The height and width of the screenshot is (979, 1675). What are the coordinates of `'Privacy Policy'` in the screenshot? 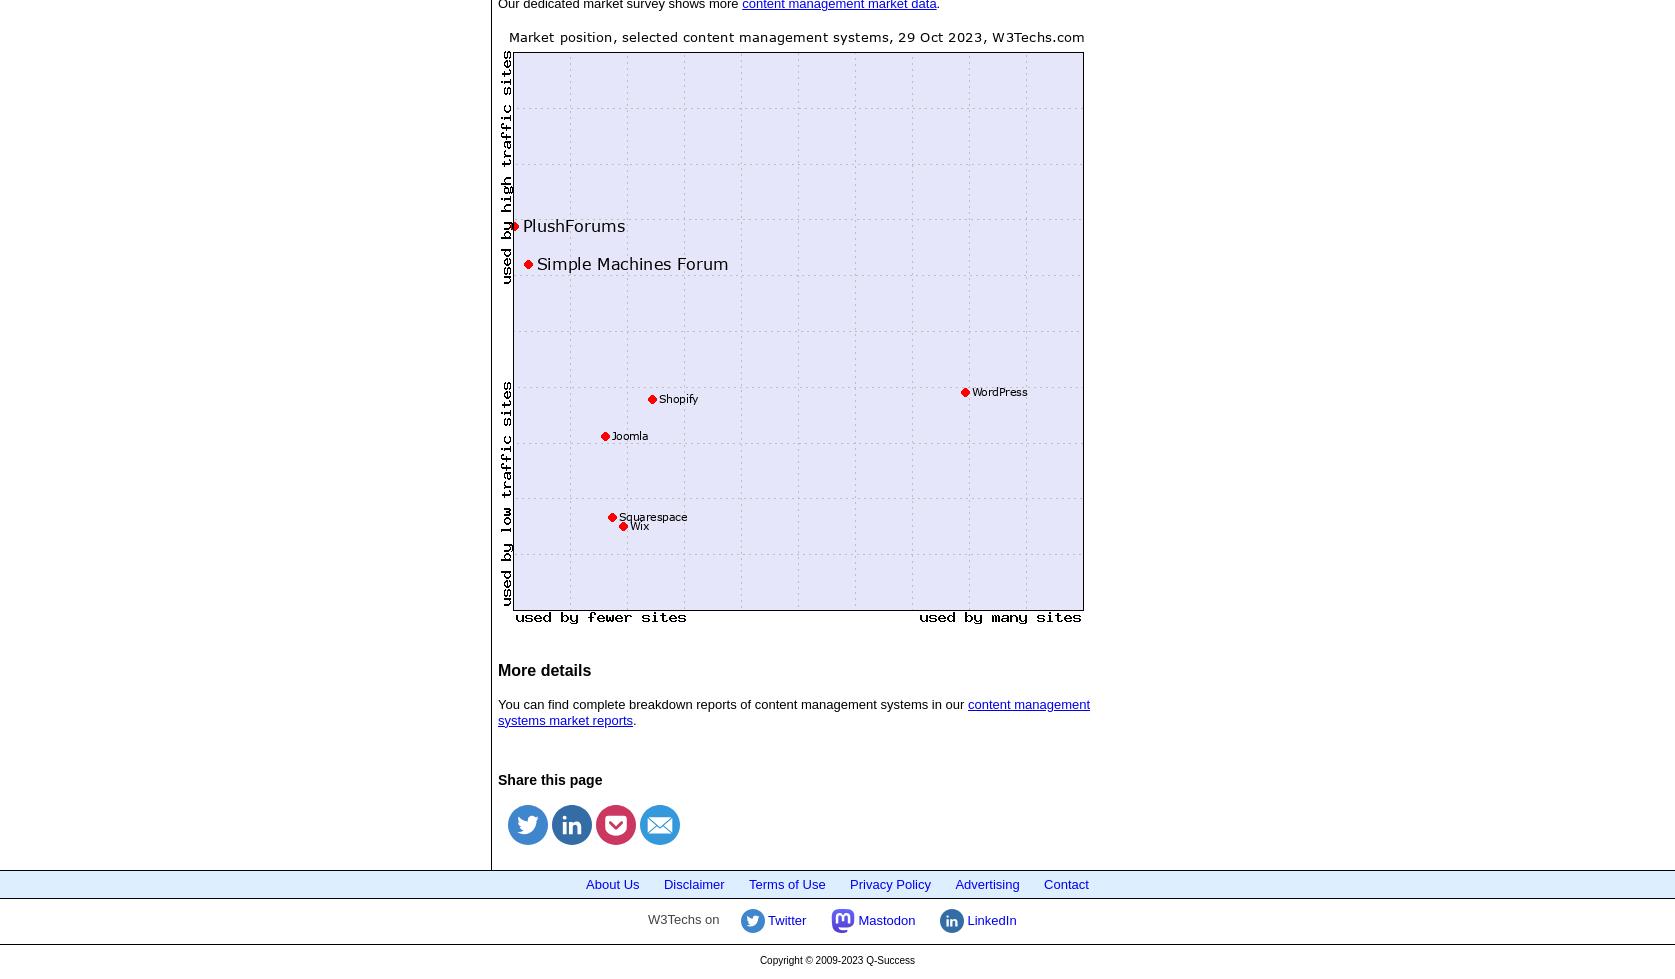 It's located at (849, 882).